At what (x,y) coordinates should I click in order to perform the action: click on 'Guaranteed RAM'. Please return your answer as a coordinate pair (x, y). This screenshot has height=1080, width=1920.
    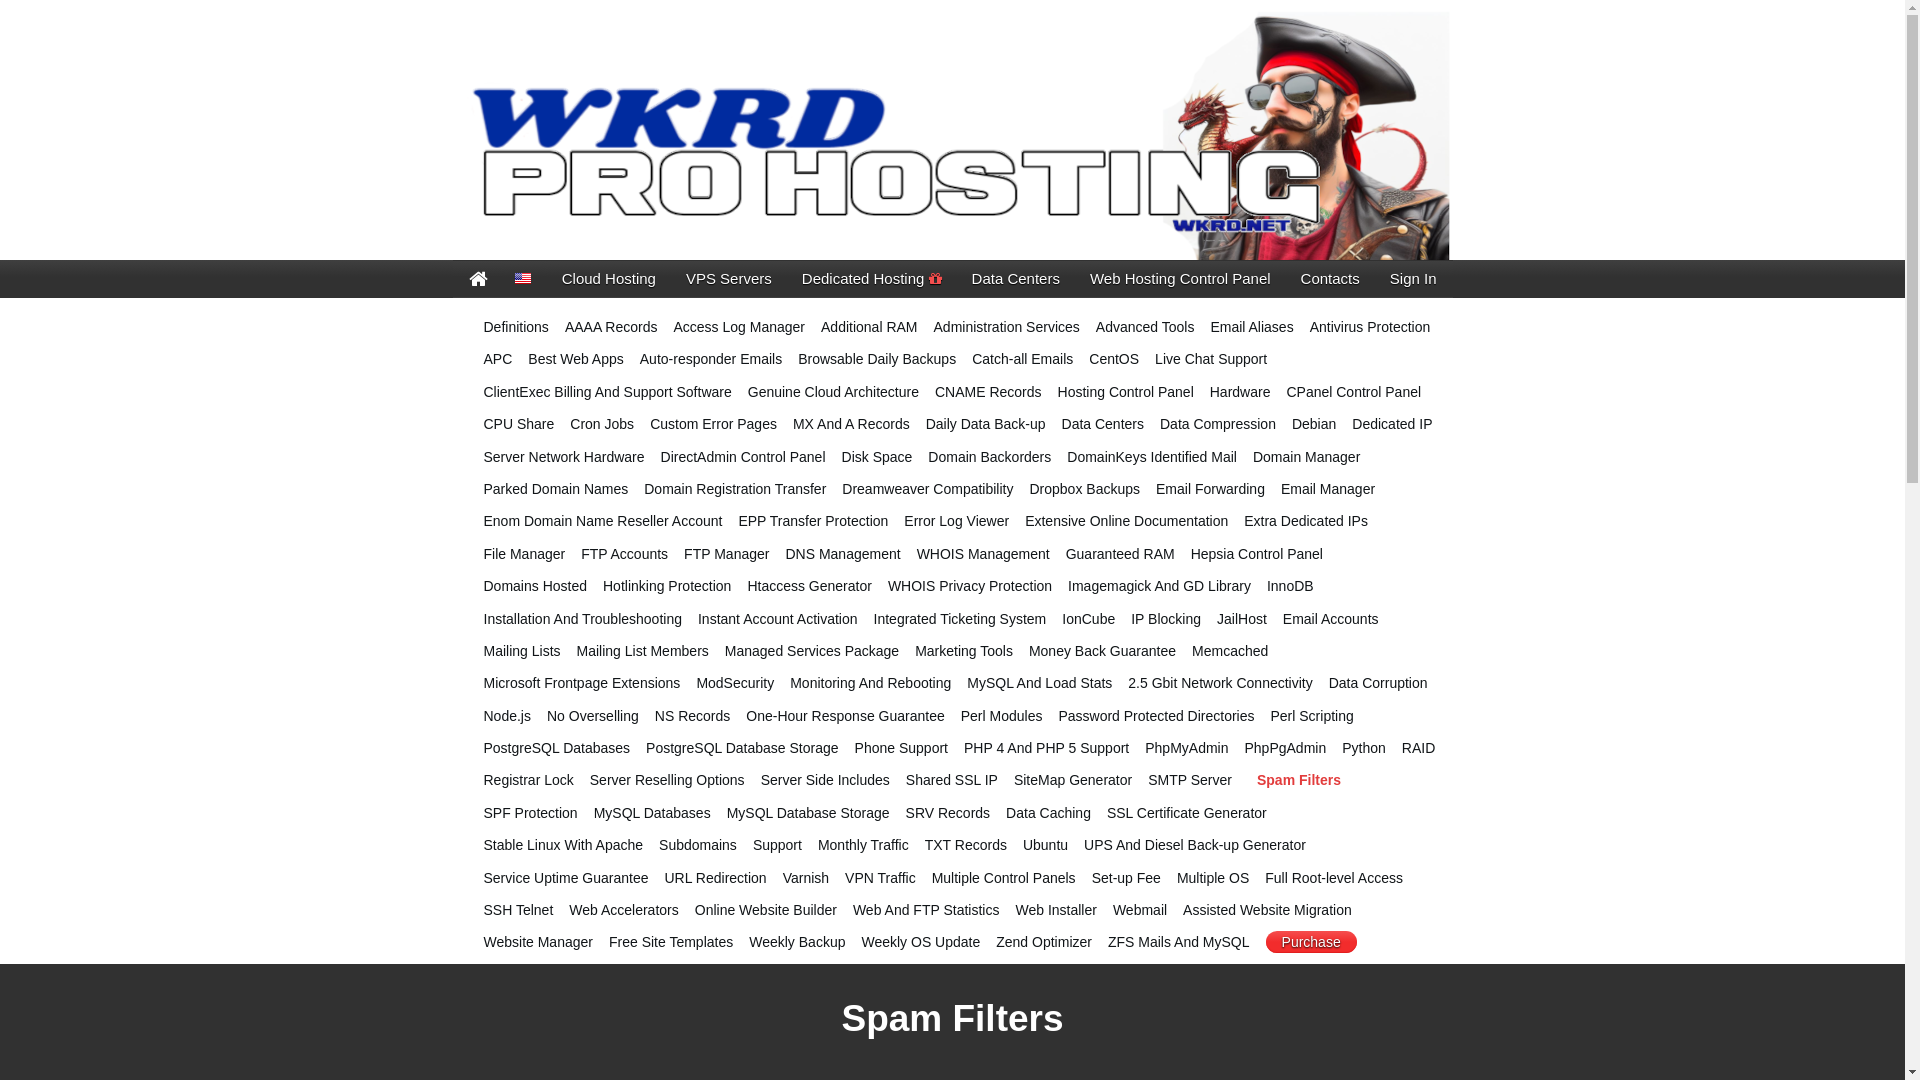
    Looking at the image, I should click on (1120, 554).